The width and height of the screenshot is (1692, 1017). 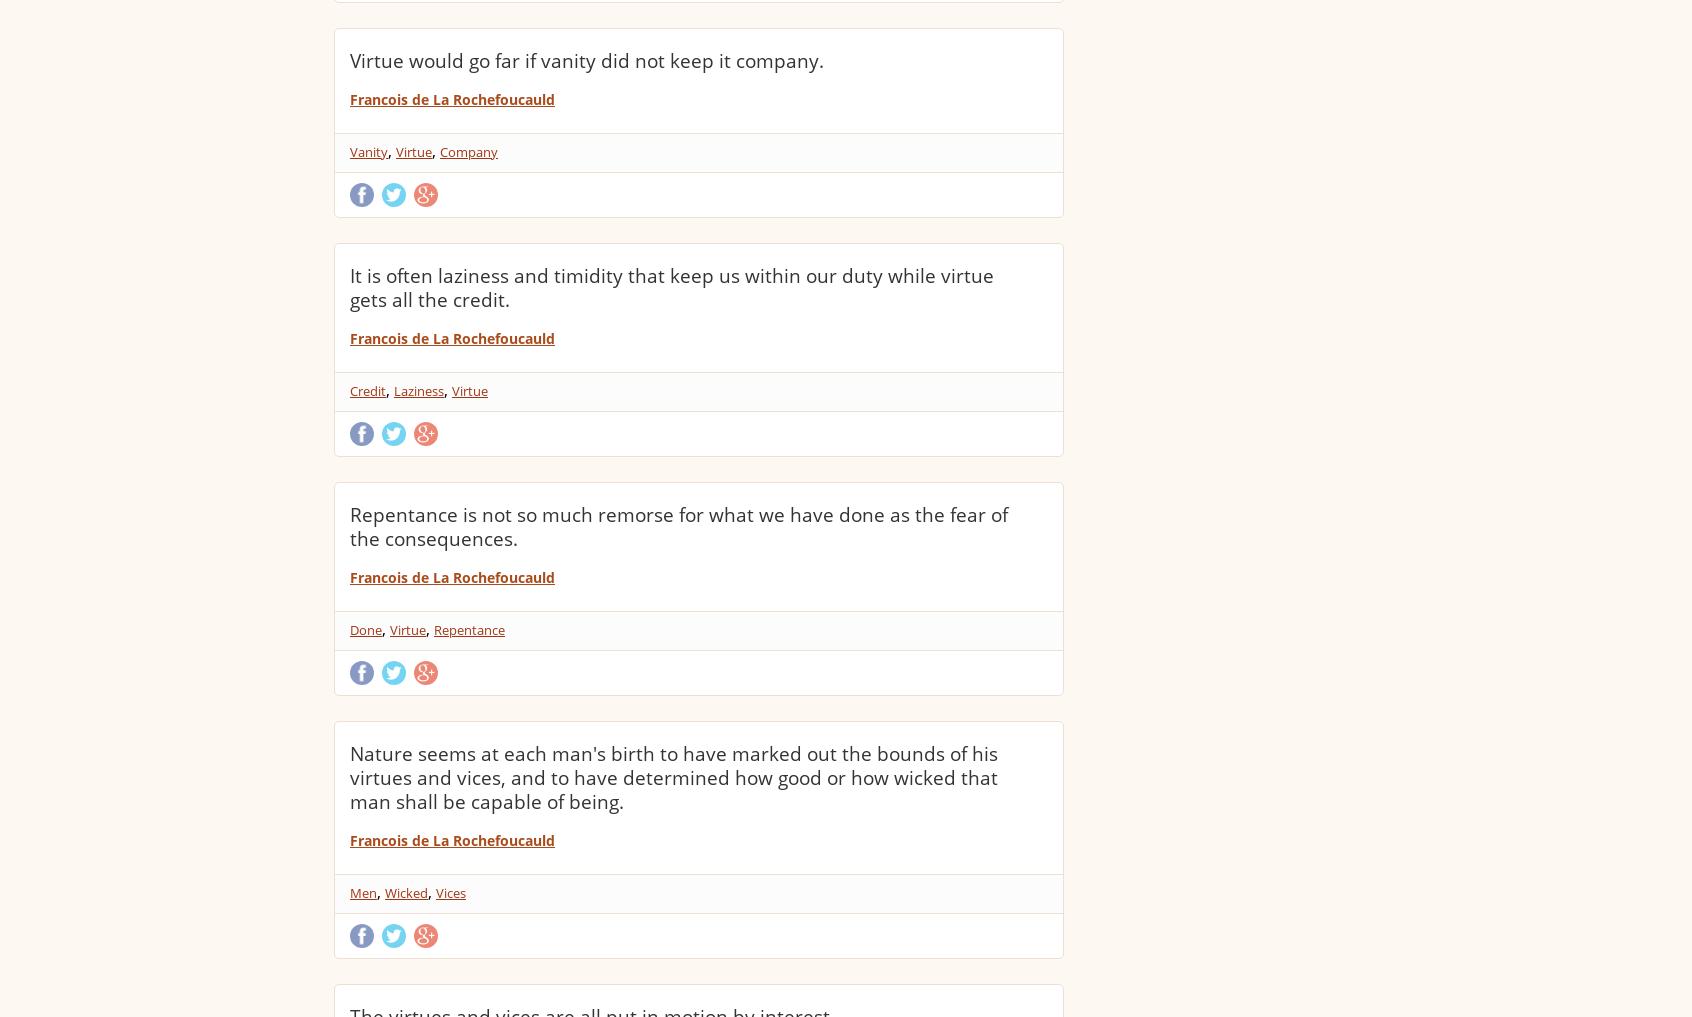 I want to click on 'Nature seems at each man's birth to have marked out the bounds of his virtues and vices, and to have determined how good or how wicked that man shall be capable of being.', so click(x=673, y=777).